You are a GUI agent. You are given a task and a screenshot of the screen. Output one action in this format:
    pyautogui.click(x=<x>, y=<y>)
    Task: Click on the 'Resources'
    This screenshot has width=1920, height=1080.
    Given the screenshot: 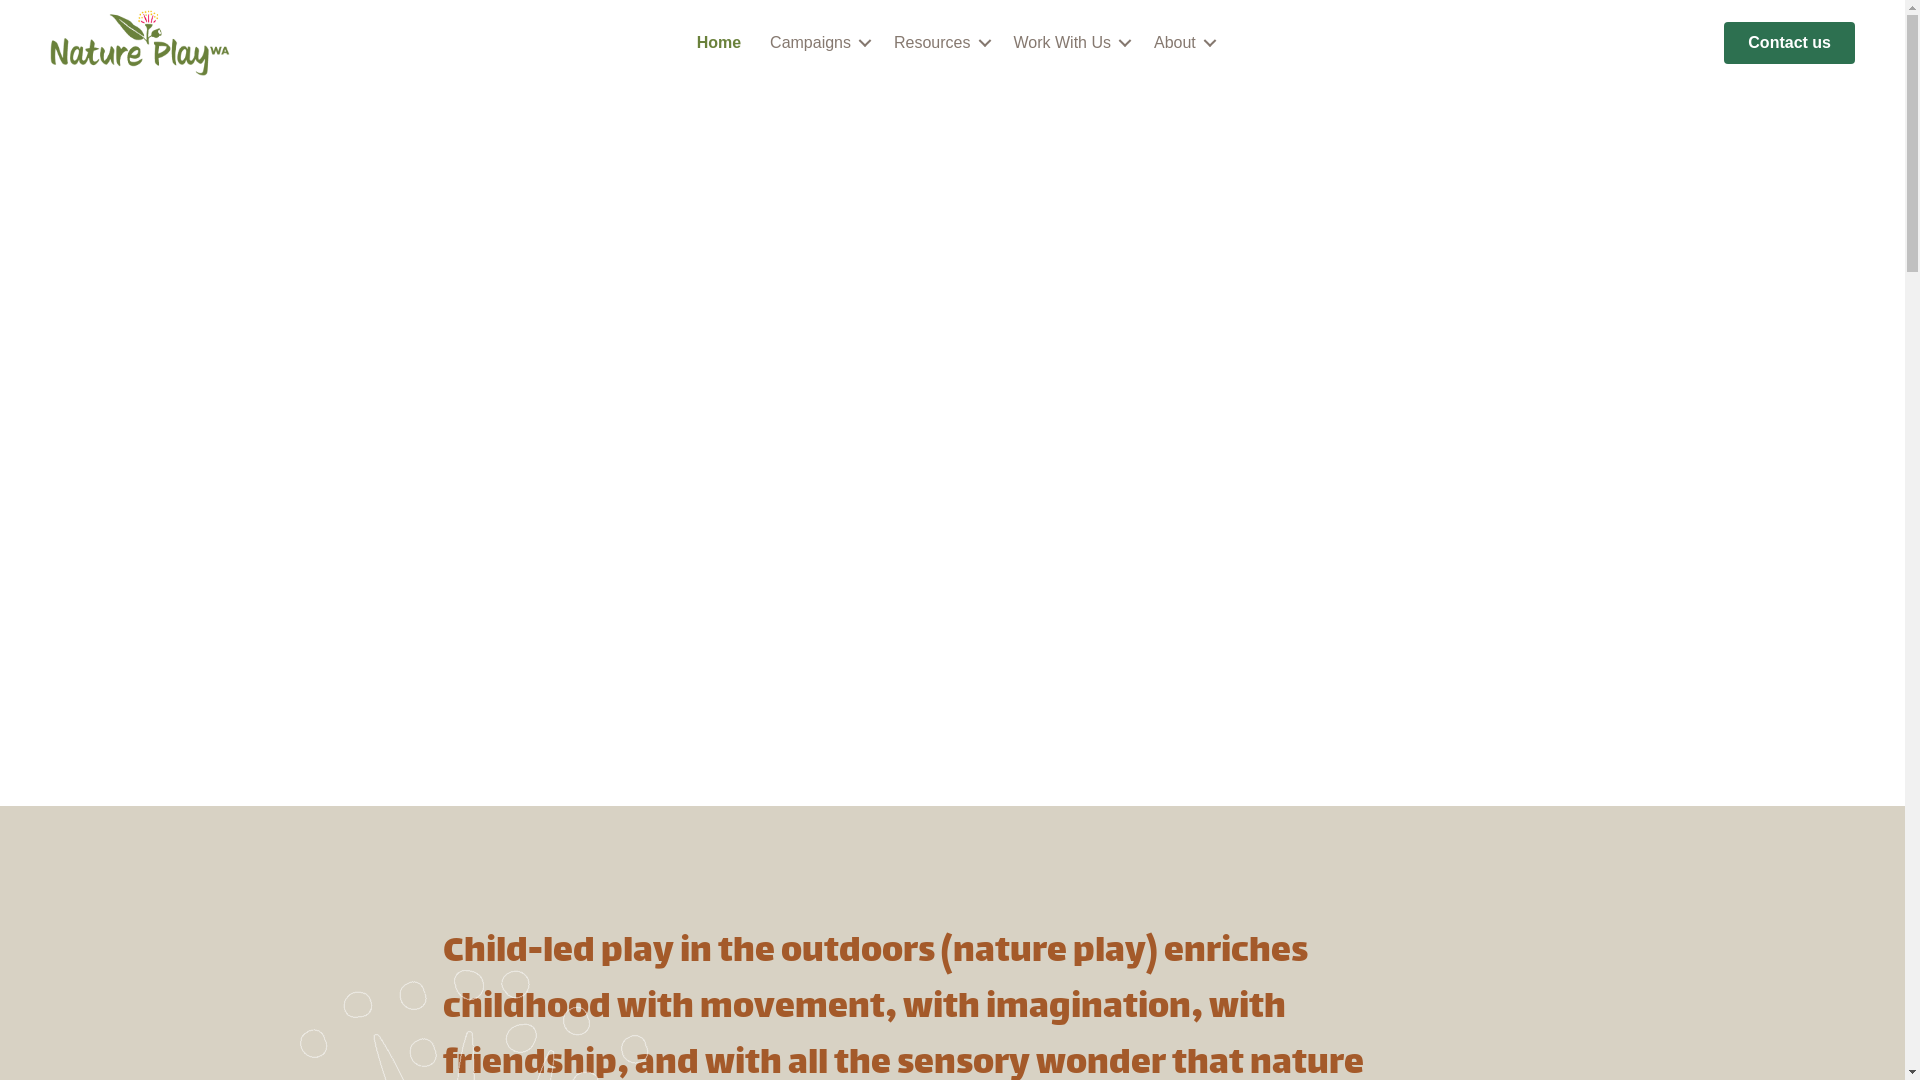 What is the action you would take?
    pyautogui.click(x=938, y=42)
    